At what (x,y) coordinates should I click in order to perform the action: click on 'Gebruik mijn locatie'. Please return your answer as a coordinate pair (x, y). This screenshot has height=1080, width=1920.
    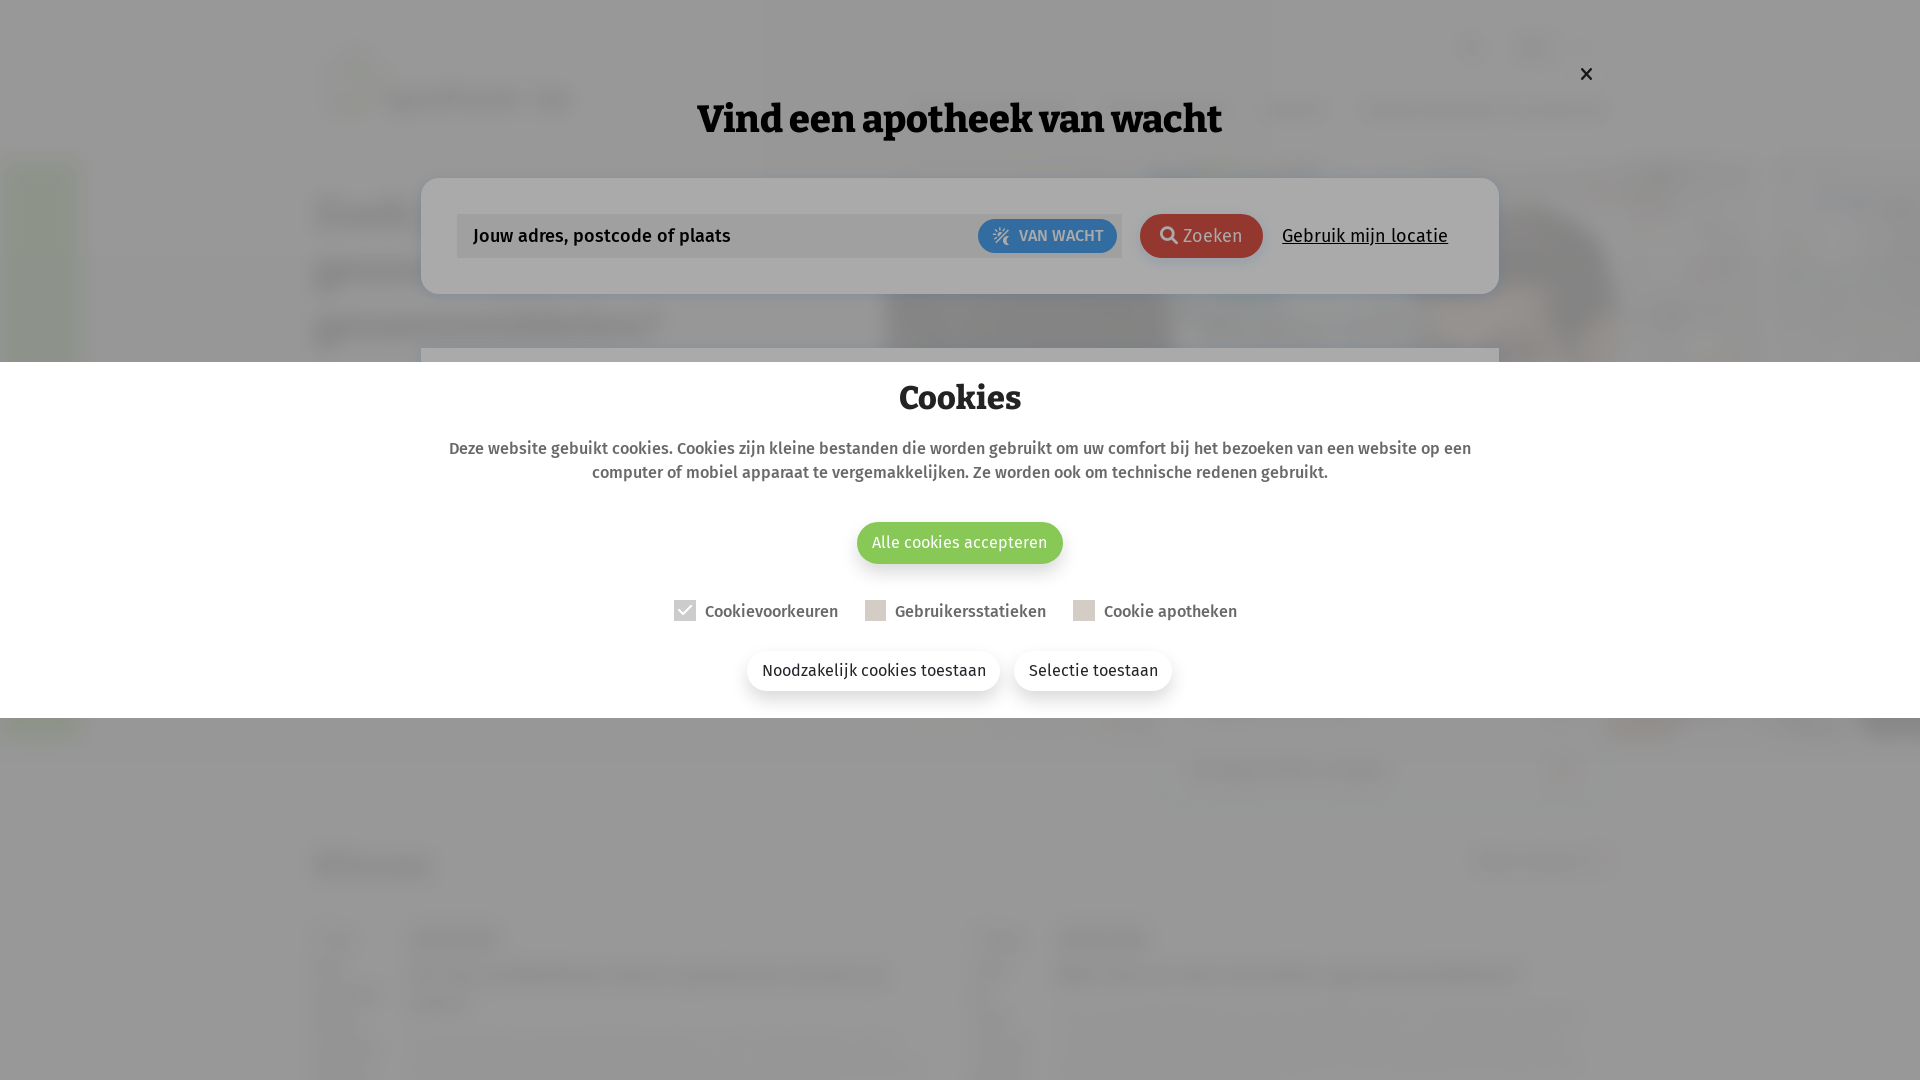
    Looking at the image, I should click on (1364, 235).